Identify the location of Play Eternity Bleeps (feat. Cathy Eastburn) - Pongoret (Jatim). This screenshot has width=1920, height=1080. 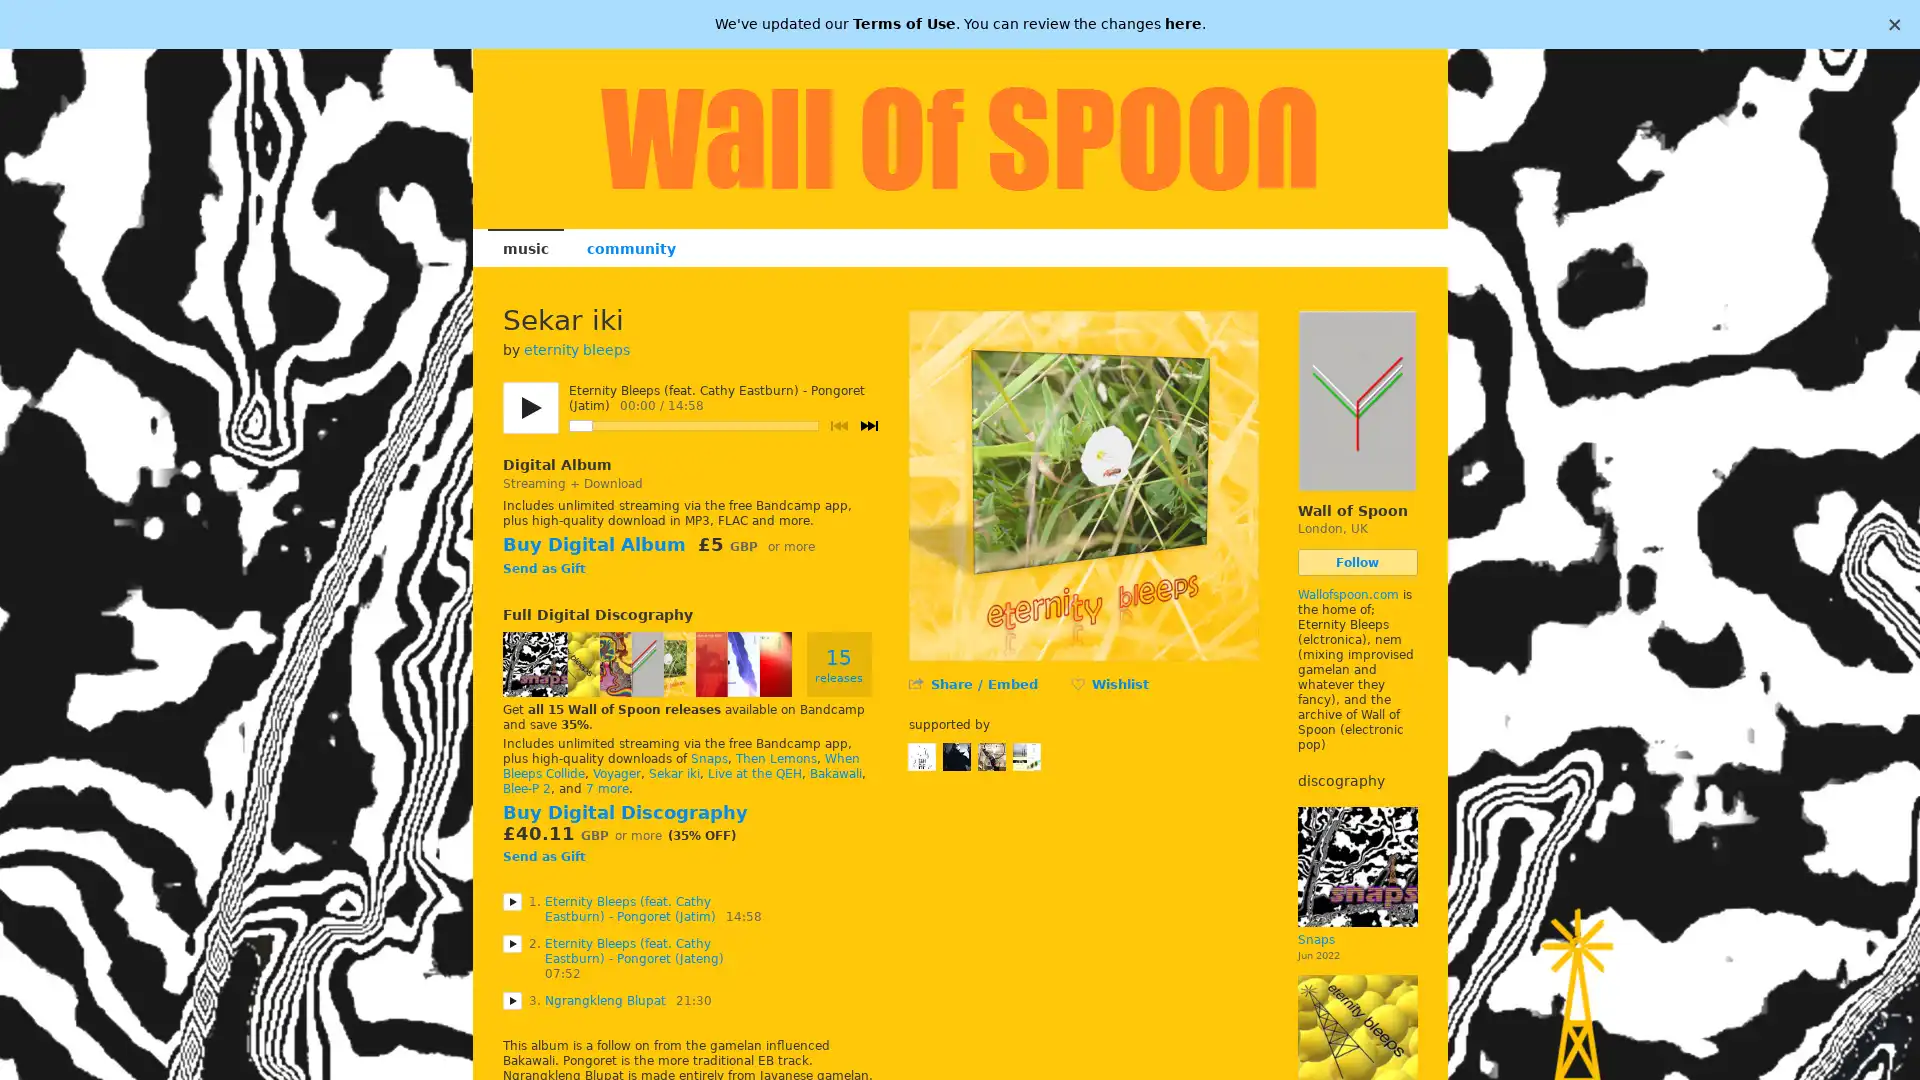
(511, 901).